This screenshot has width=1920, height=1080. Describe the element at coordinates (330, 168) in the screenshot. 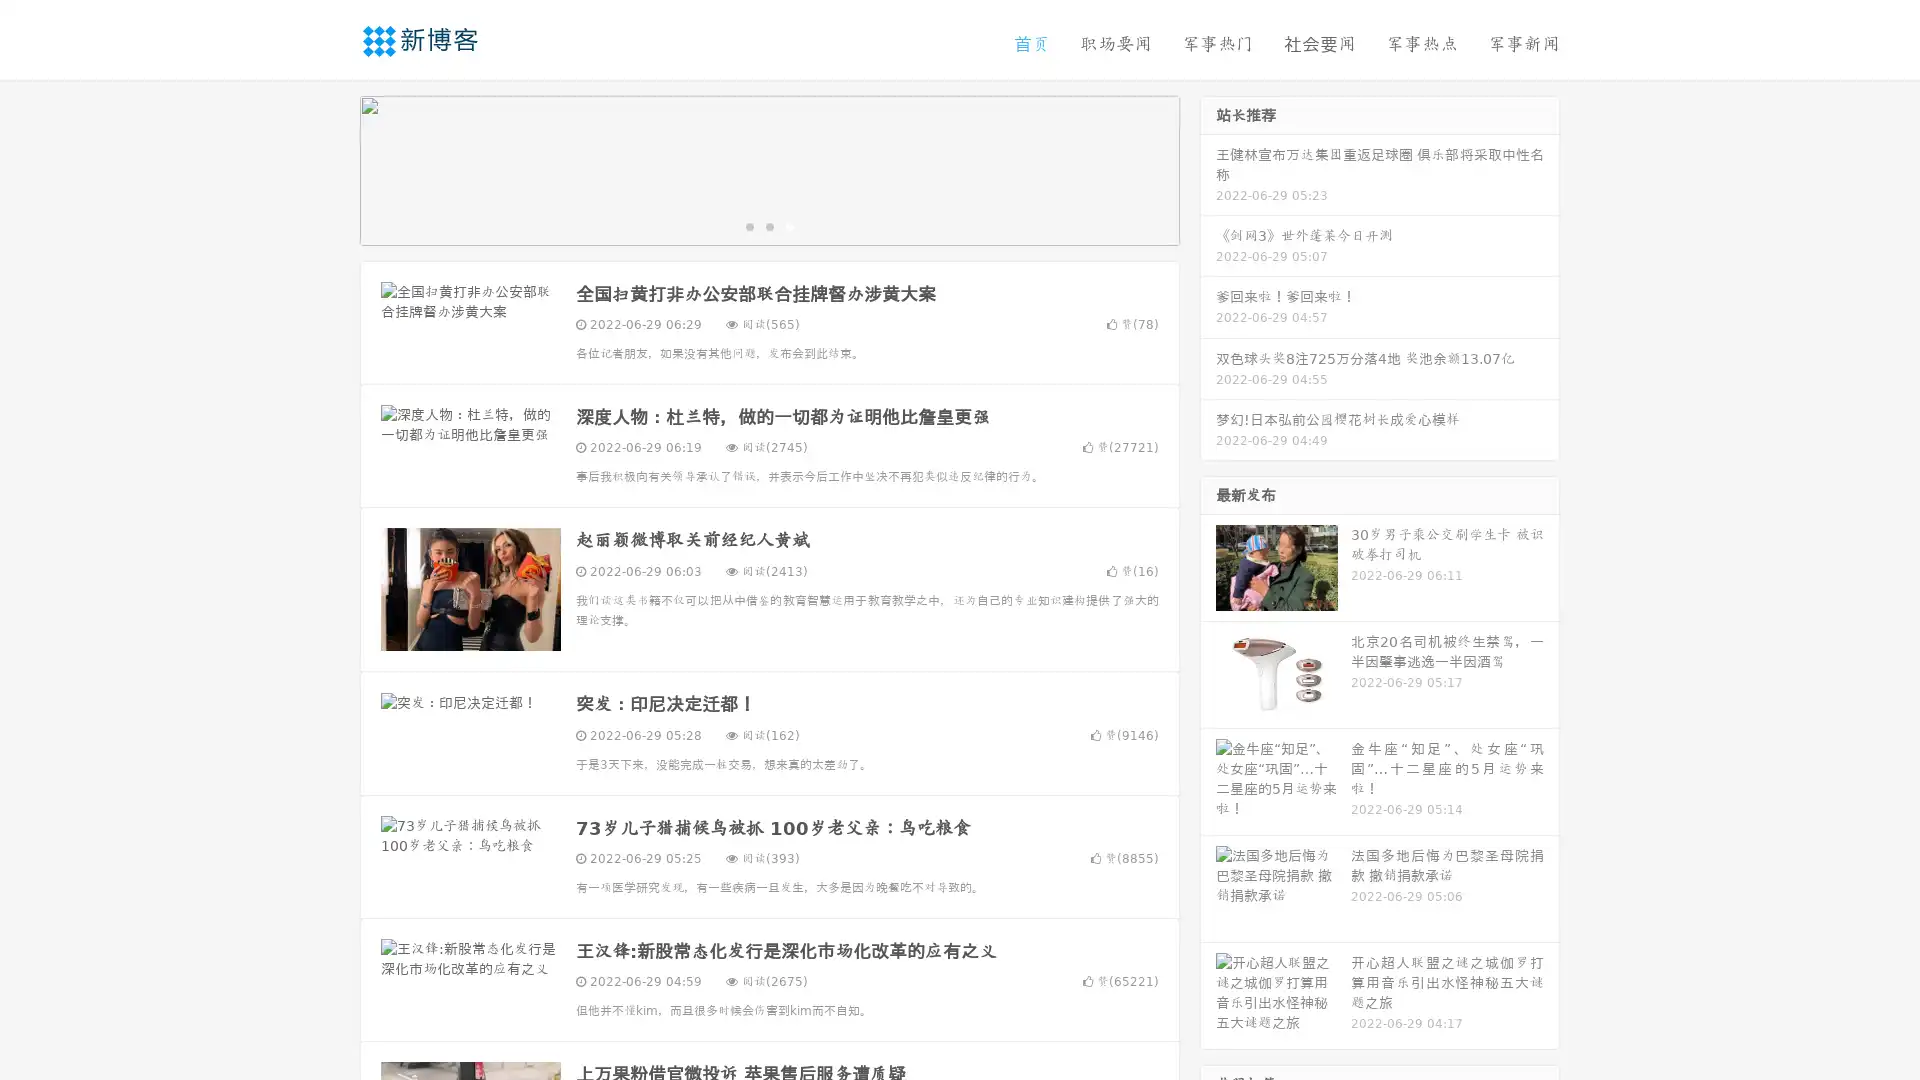

I see `Previous slide` at that location.